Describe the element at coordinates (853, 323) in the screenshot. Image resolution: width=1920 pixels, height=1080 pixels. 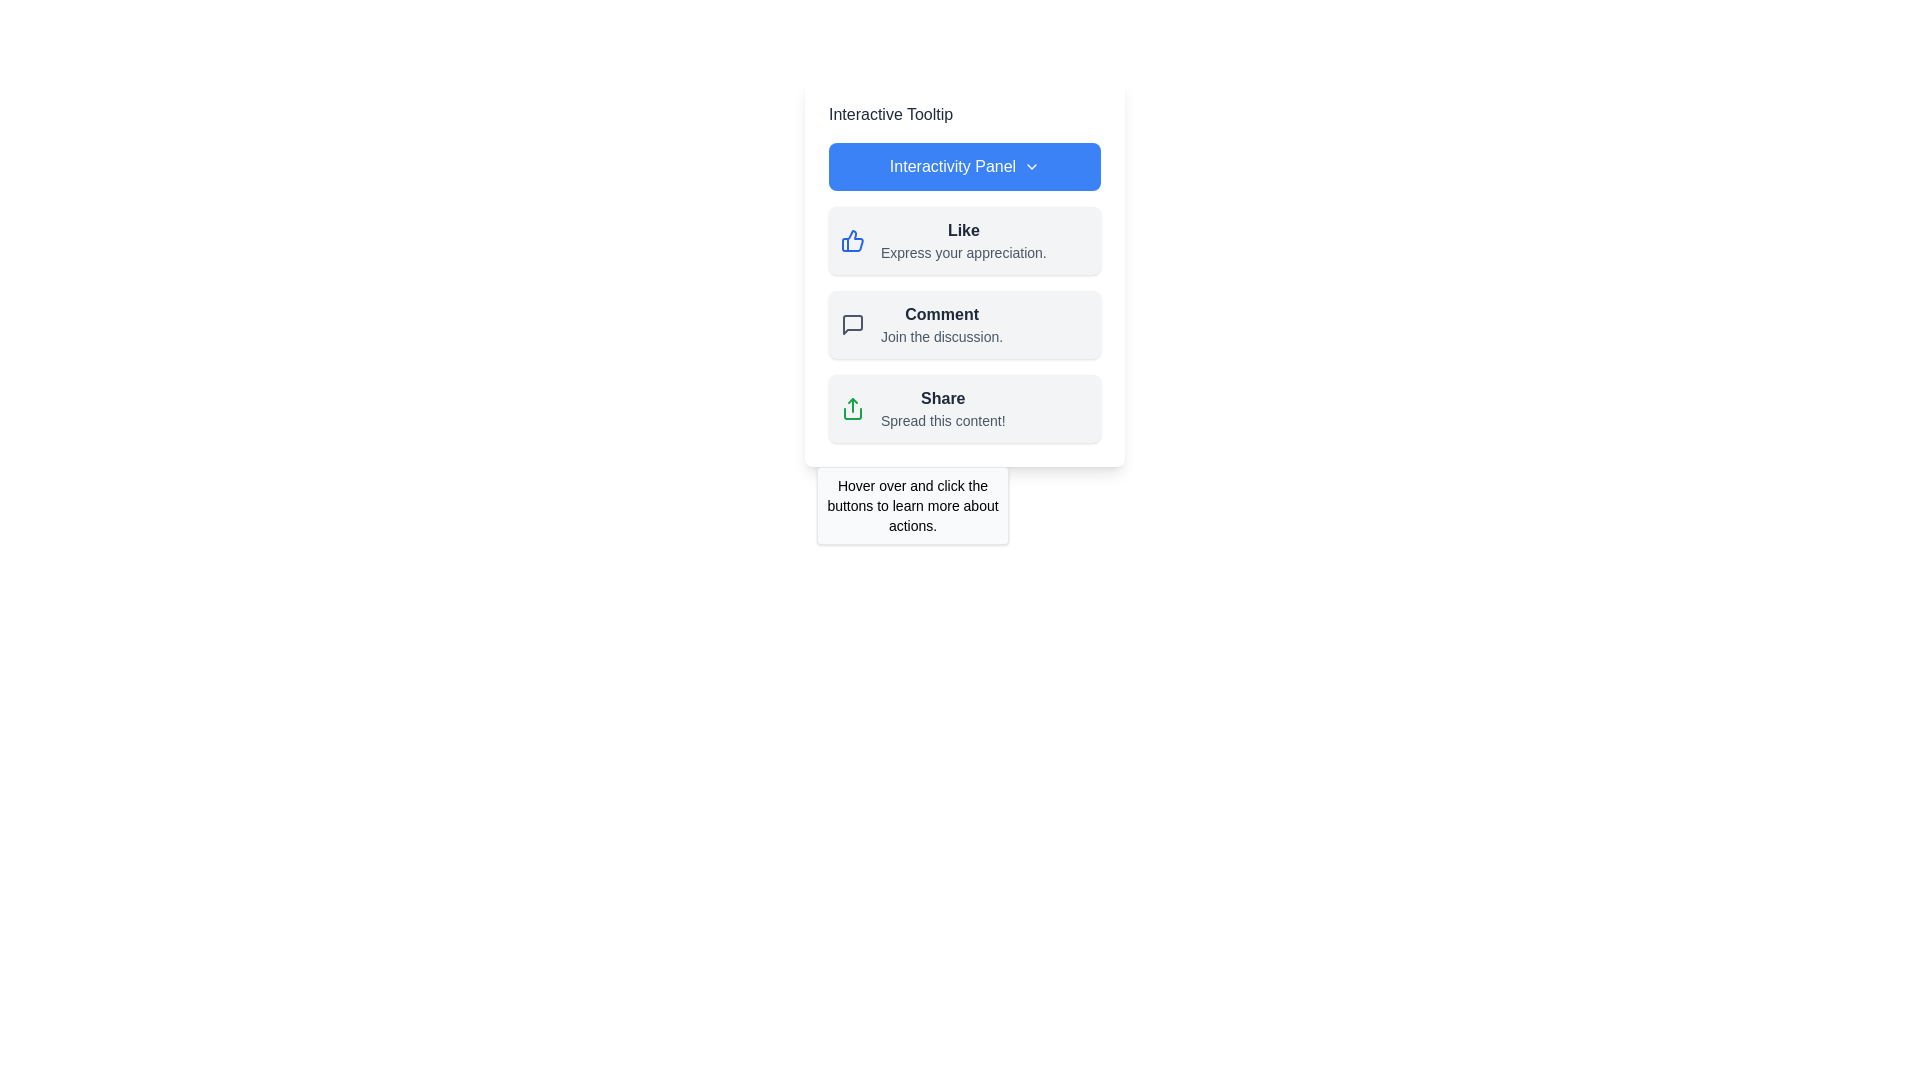
I see `the 'Comment' icon located in the 'Interactivity Panel' section, positioned to the left of the text 'Comment' and 'Join the discussion.'` at that location.